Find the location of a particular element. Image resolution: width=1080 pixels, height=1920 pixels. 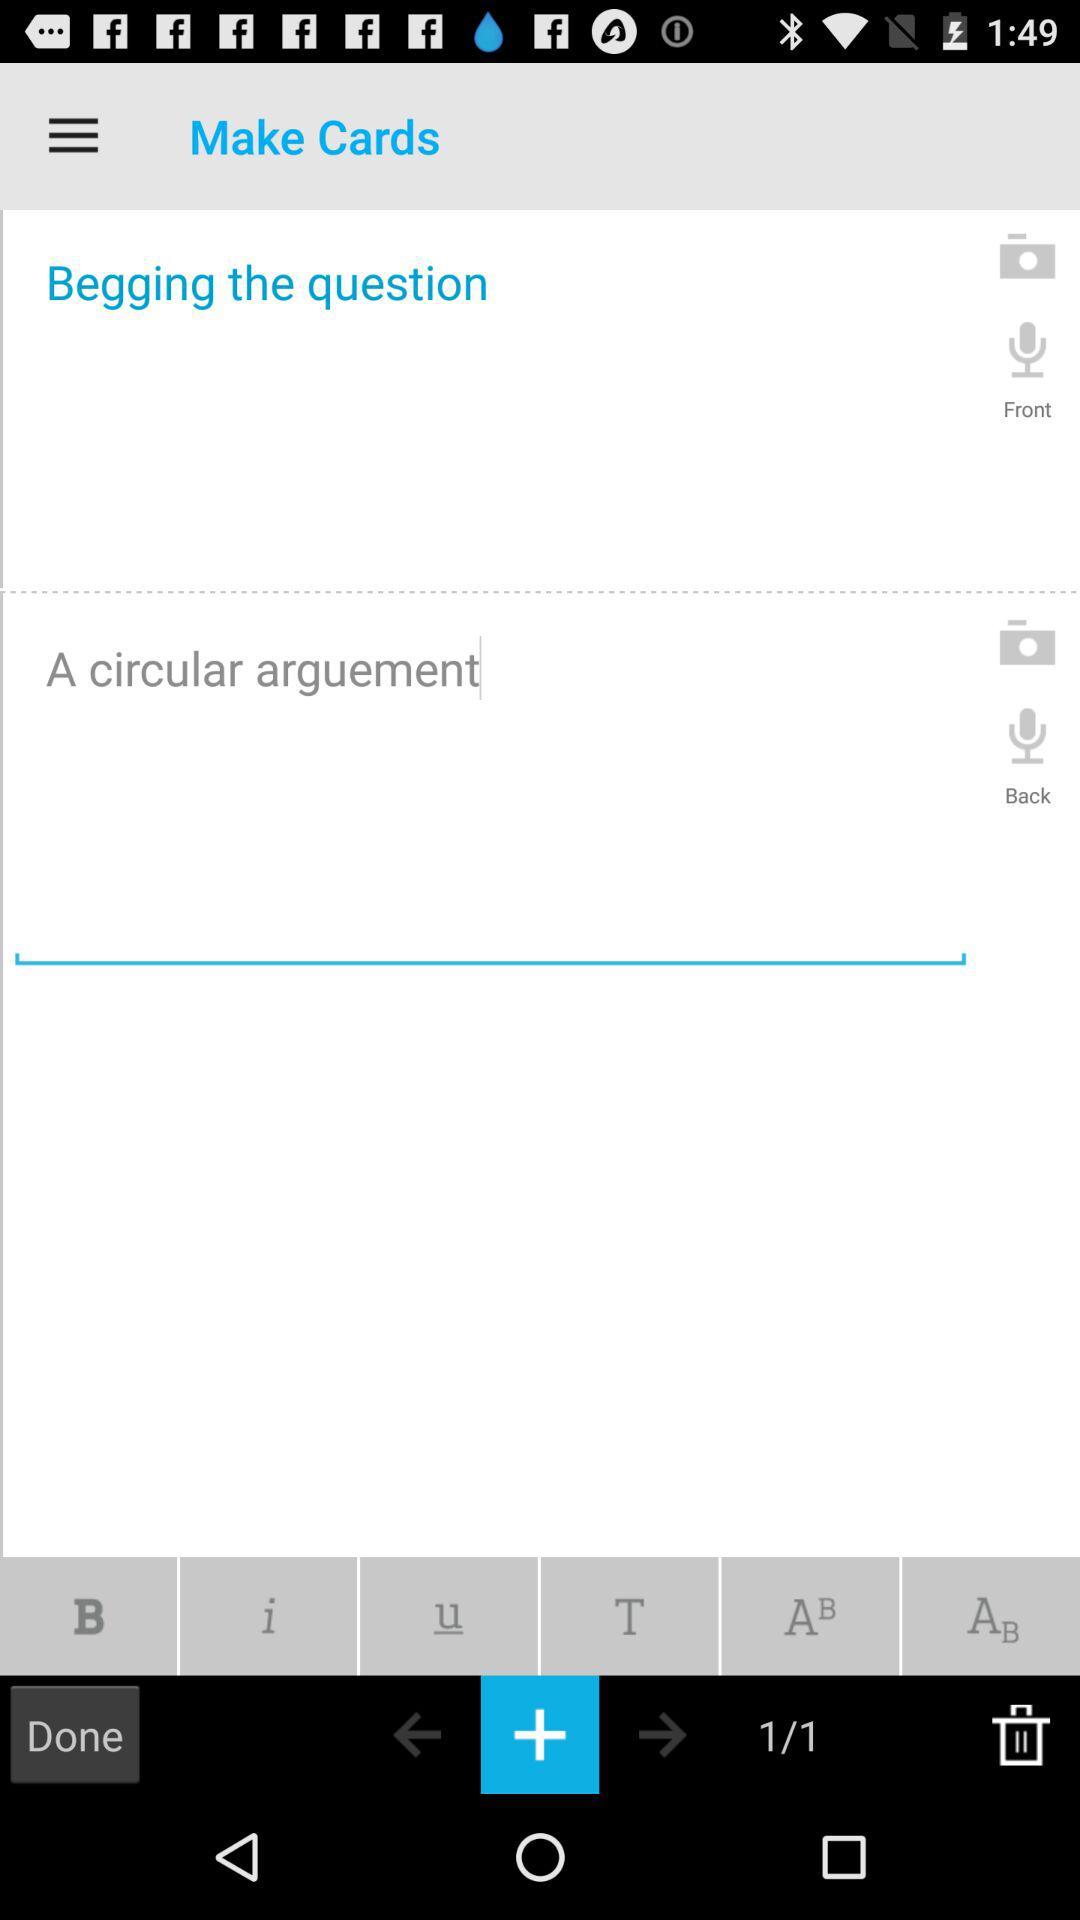

icon below a circular arguement is located at coordinates (267, 1616).